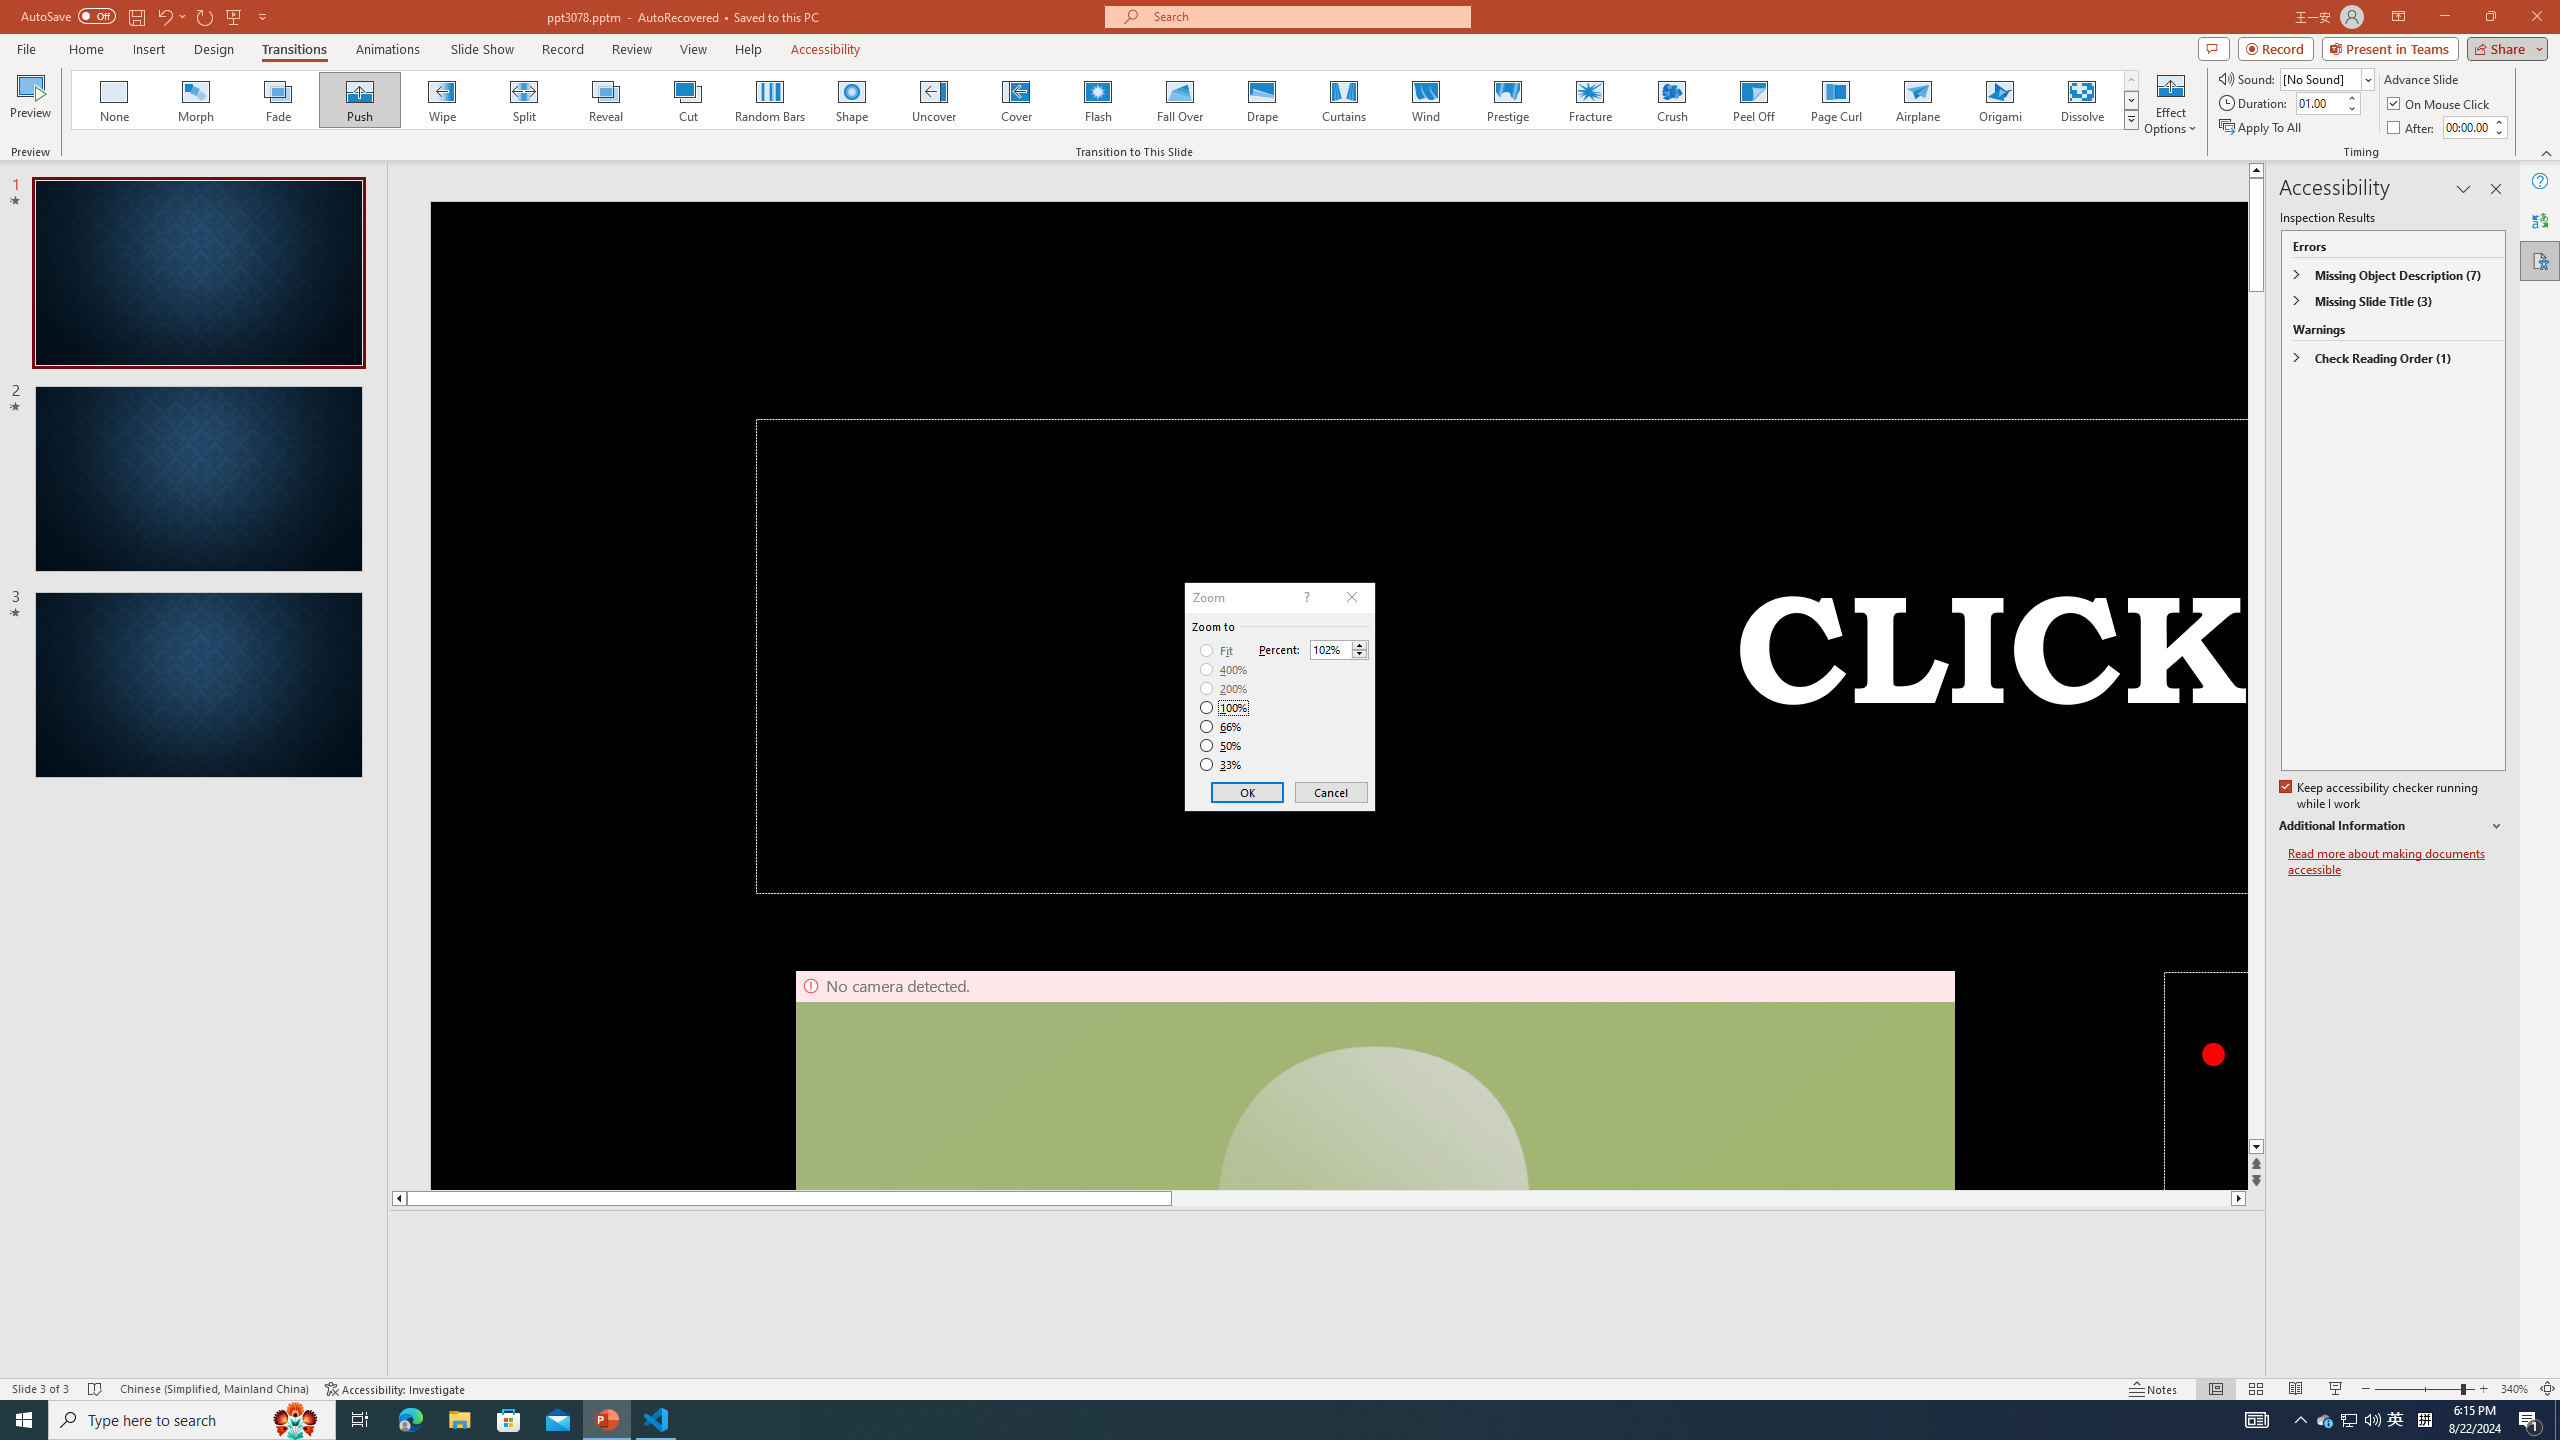  Describe the element at coordinates (607, 1418) in the screenshot. I see `'PowerPoint - 1 running window'` at that location.